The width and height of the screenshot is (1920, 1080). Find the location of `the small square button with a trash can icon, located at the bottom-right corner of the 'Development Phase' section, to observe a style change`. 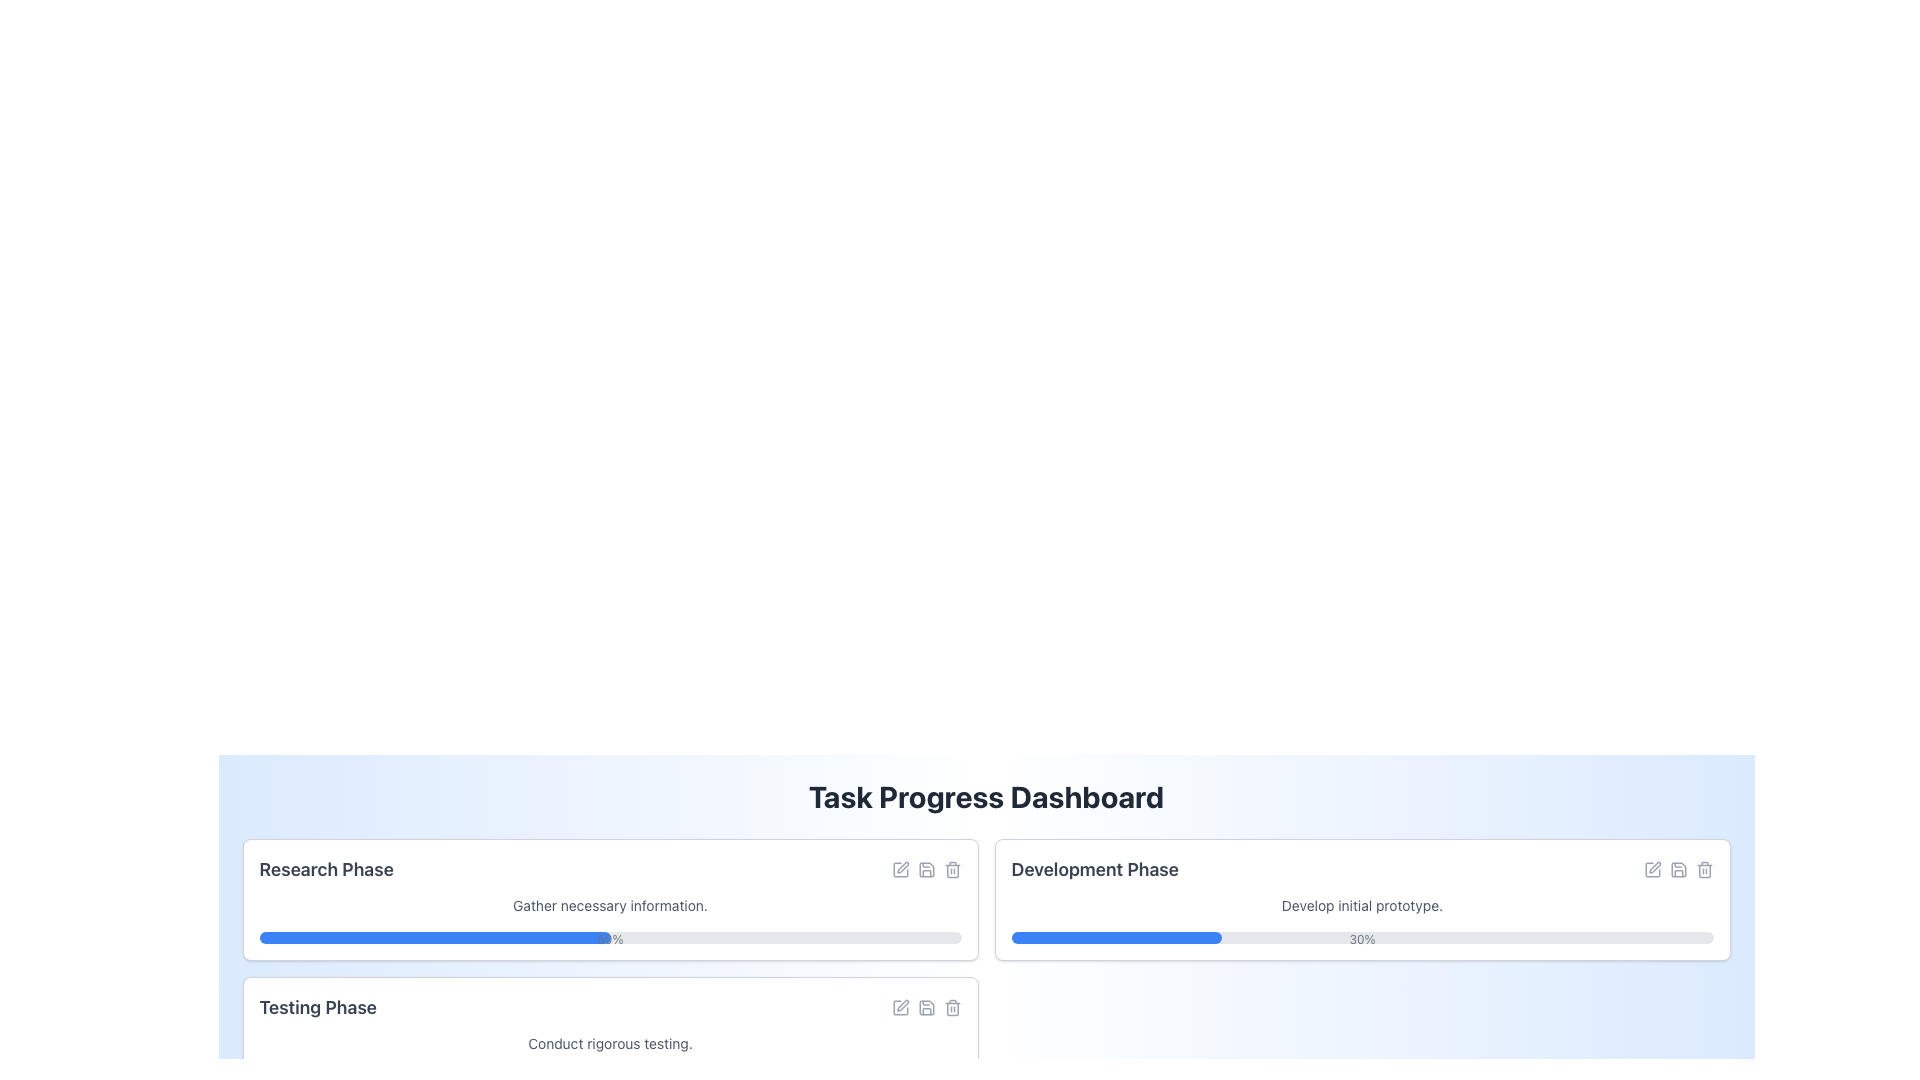

the small square button with a trash can icon, located at the bottom-right corner of the 'Development Phase' section, to observe a style change is located at coordinates (1703, 869).